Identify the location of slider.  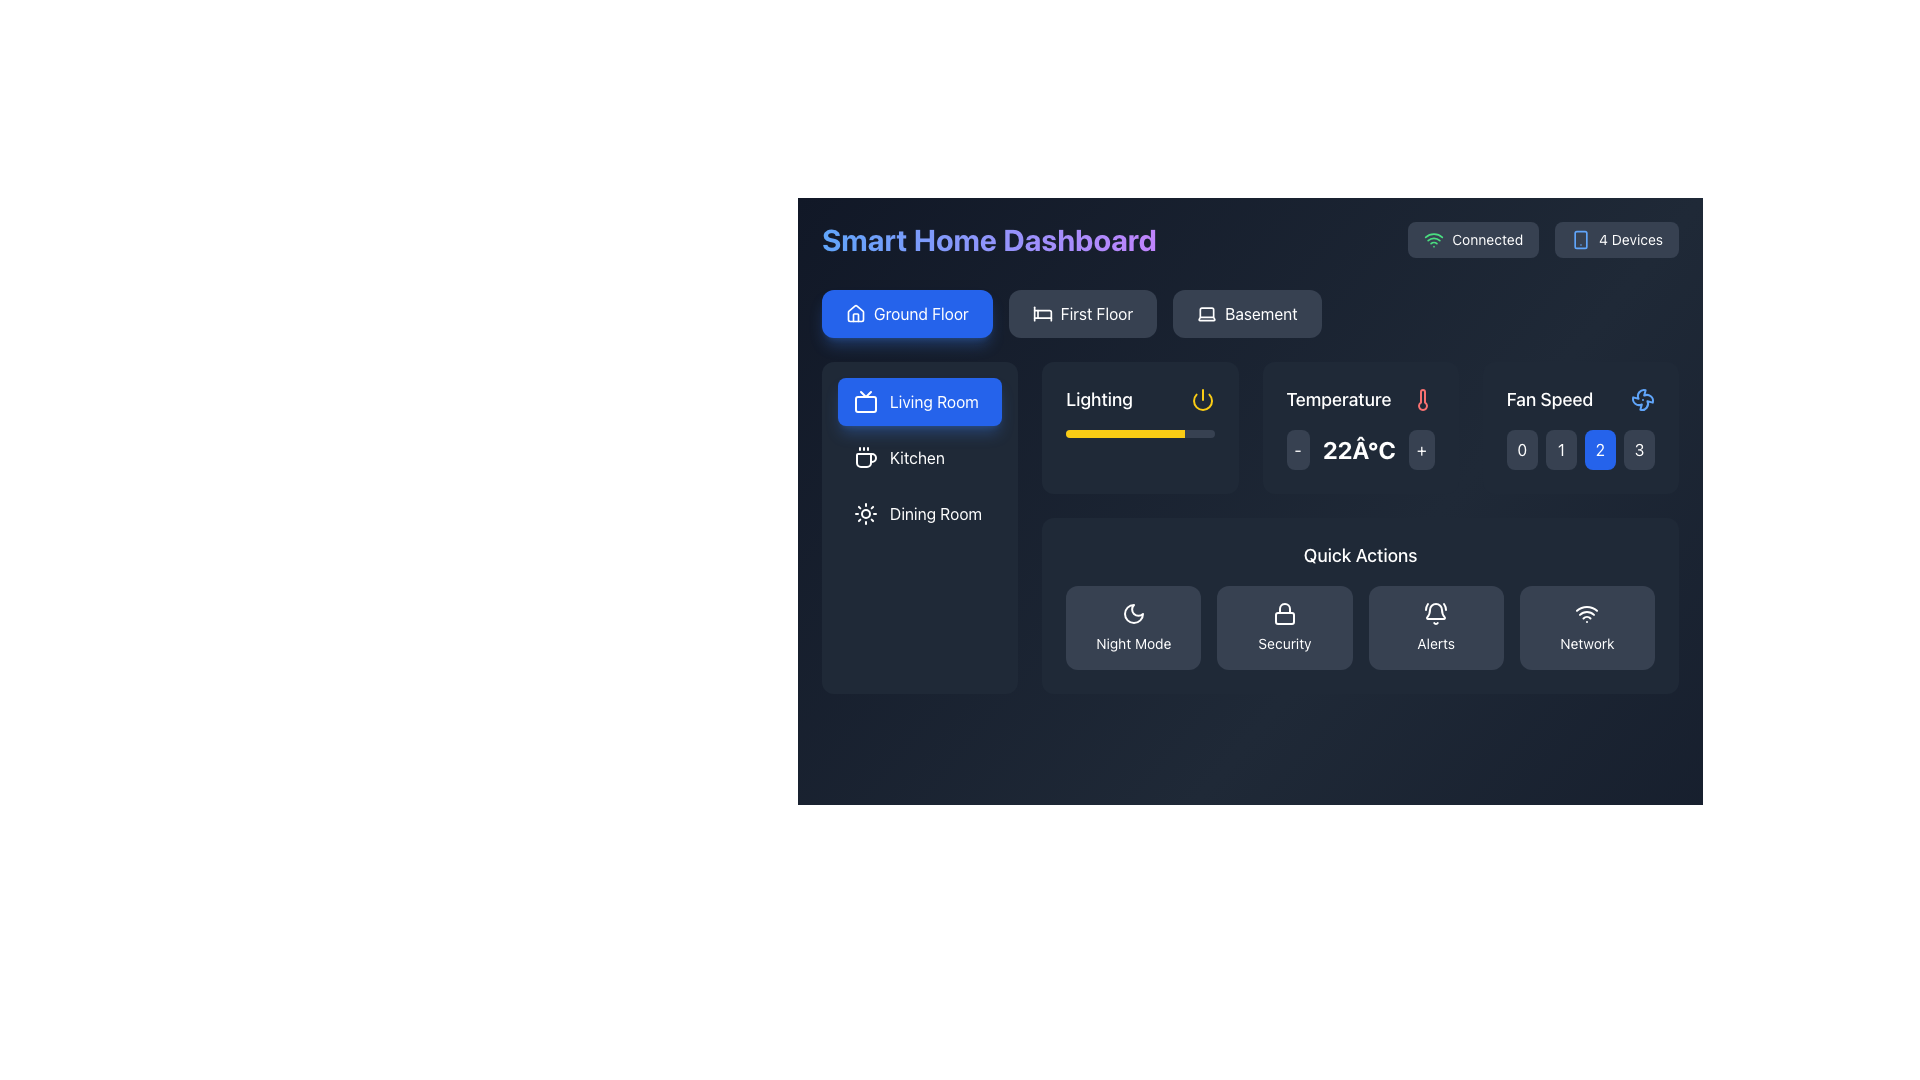
(1124, 433).